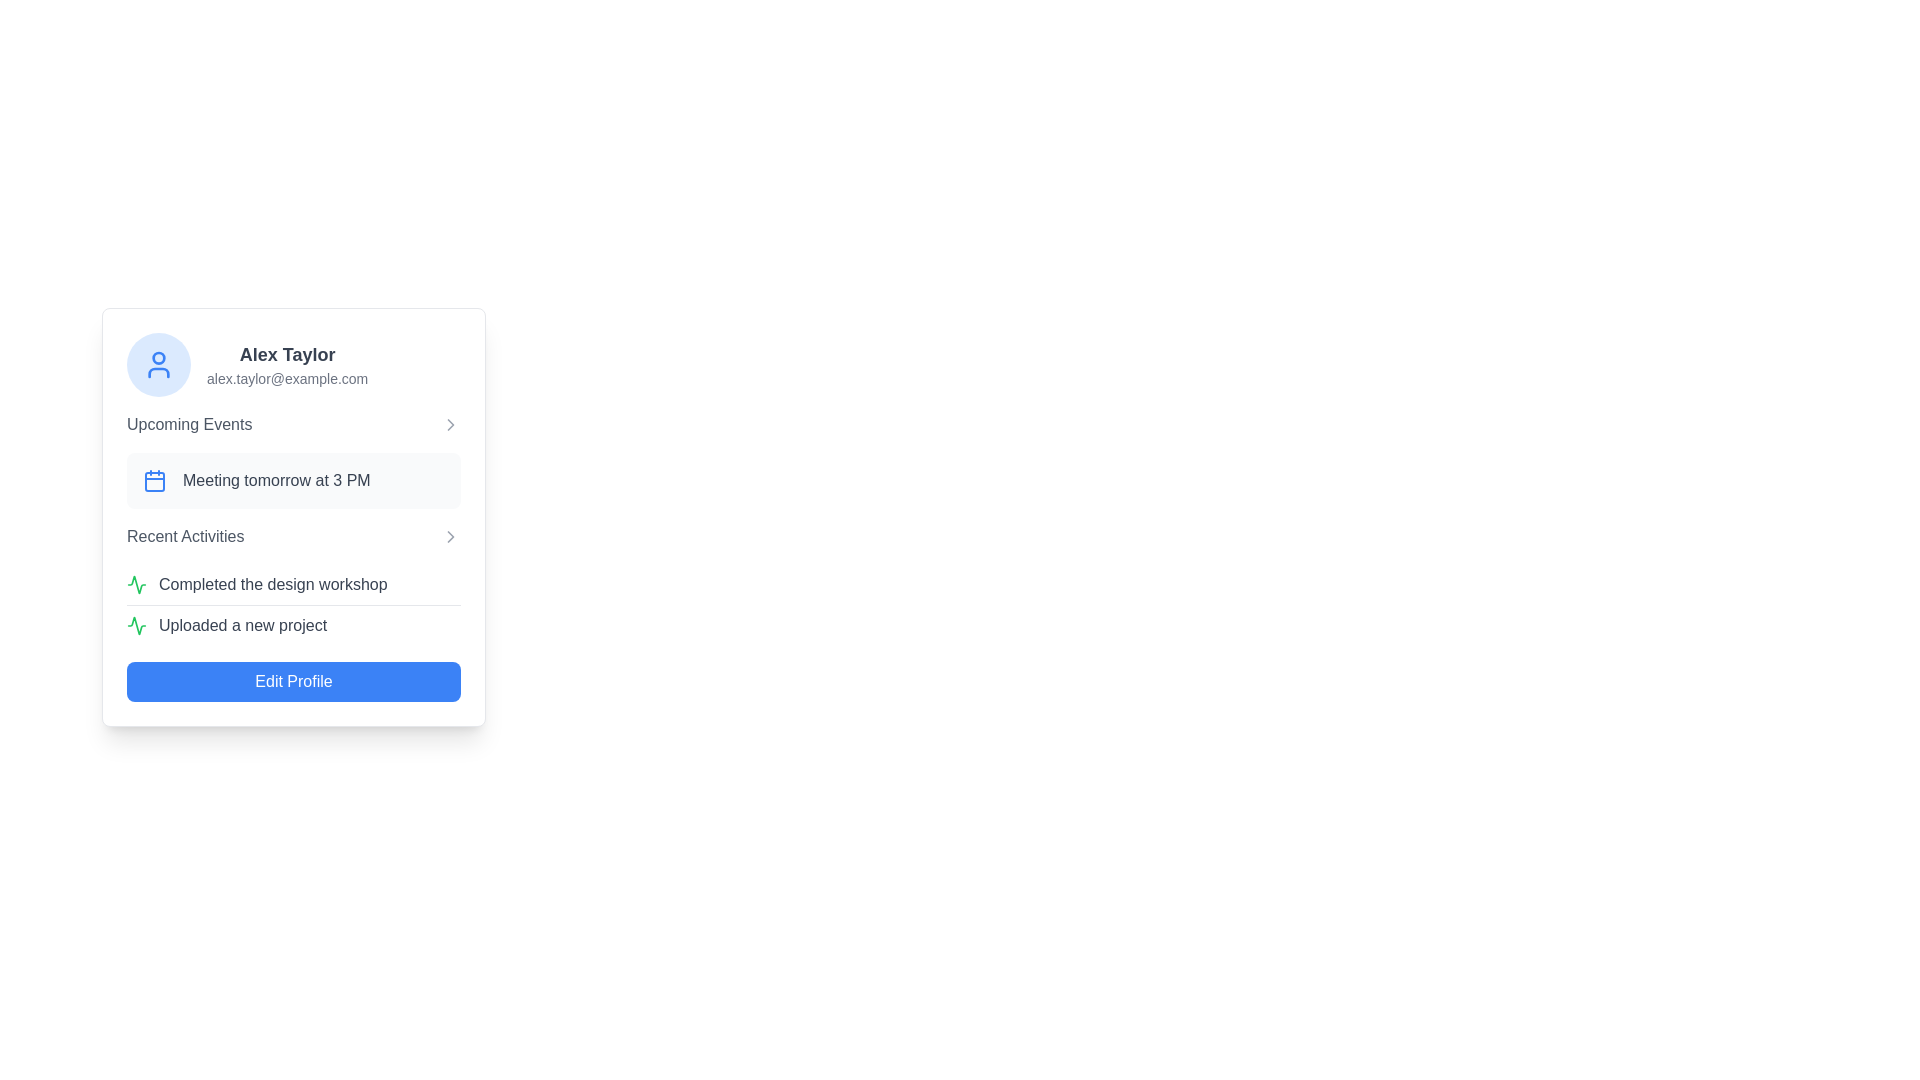  Describe the element at coordinates (450, 535) in the screenshot. I see `the arrow icon indicating navigation to the detailed view of the 'Recent Activities' section` at that location.